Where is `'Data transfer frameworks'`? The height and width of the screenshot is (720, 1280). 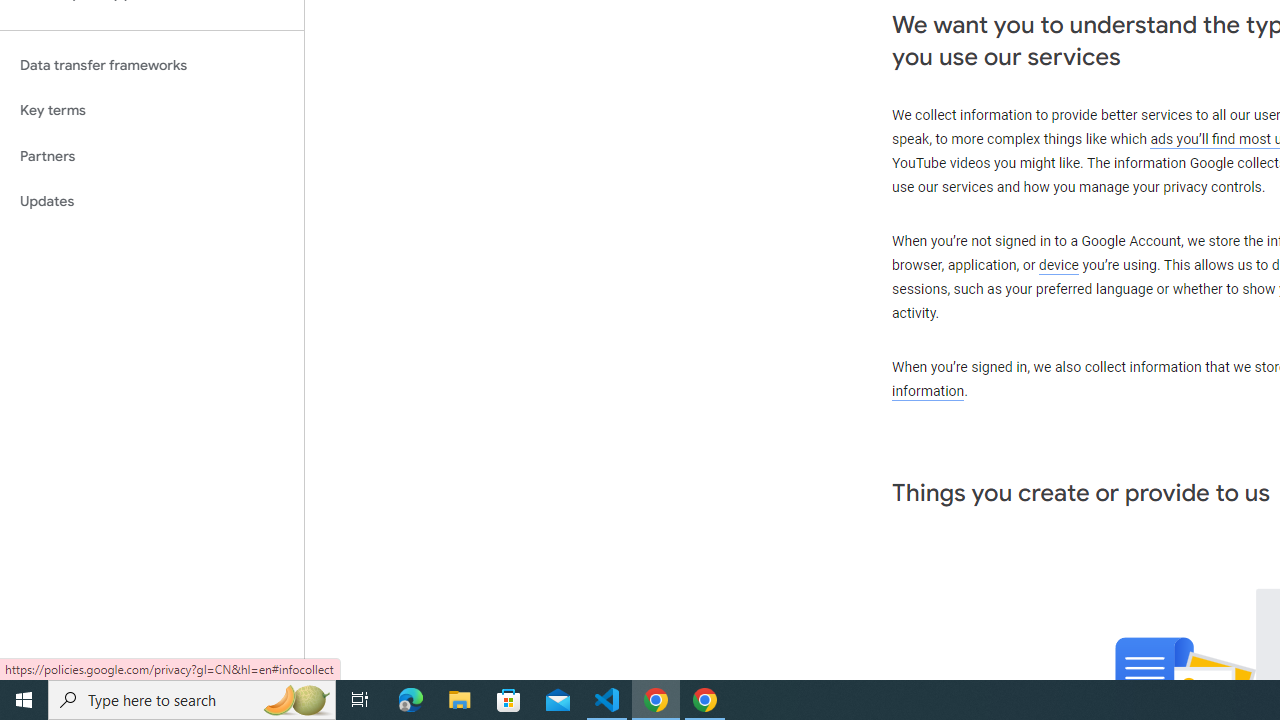 'Data transfer frameworks' is located at coordinates (151, 64).